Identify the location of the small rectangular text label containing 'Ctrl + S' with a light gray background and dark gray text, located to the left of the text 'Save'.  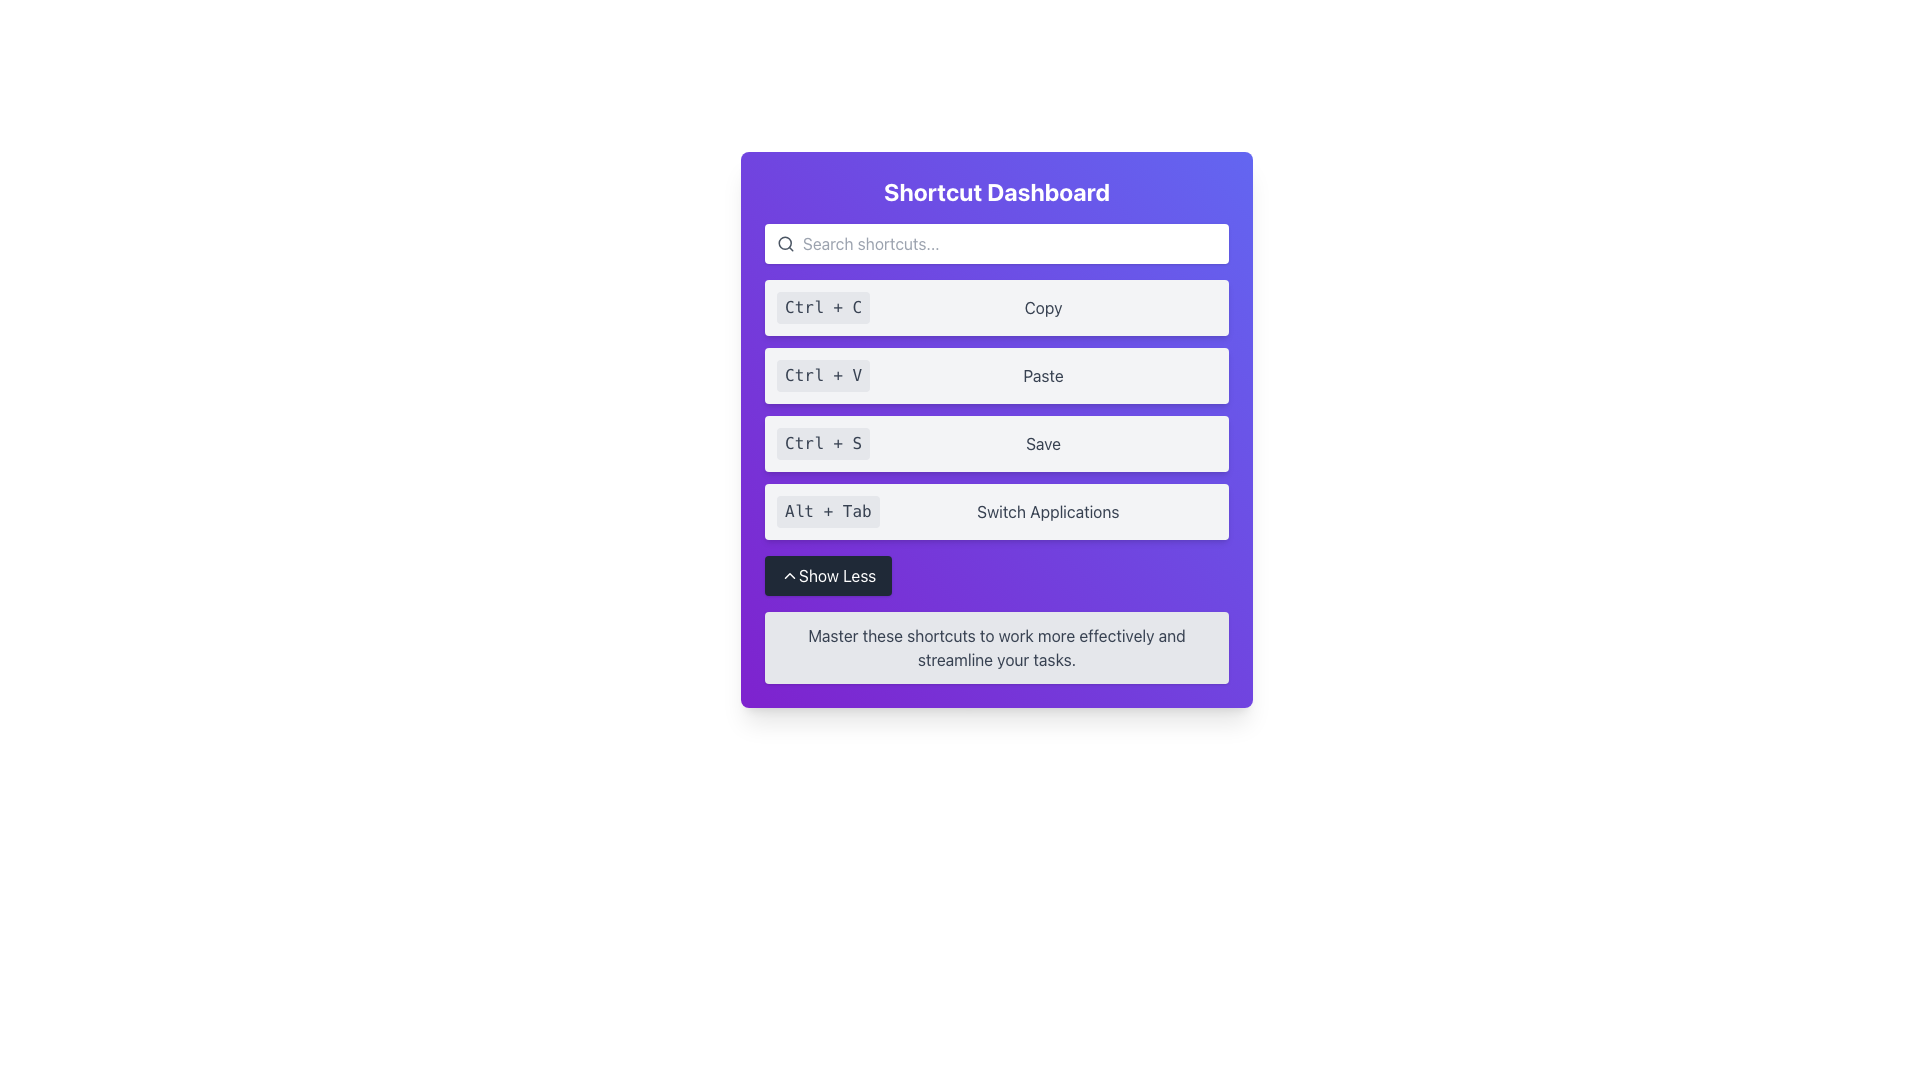
(823, 442).